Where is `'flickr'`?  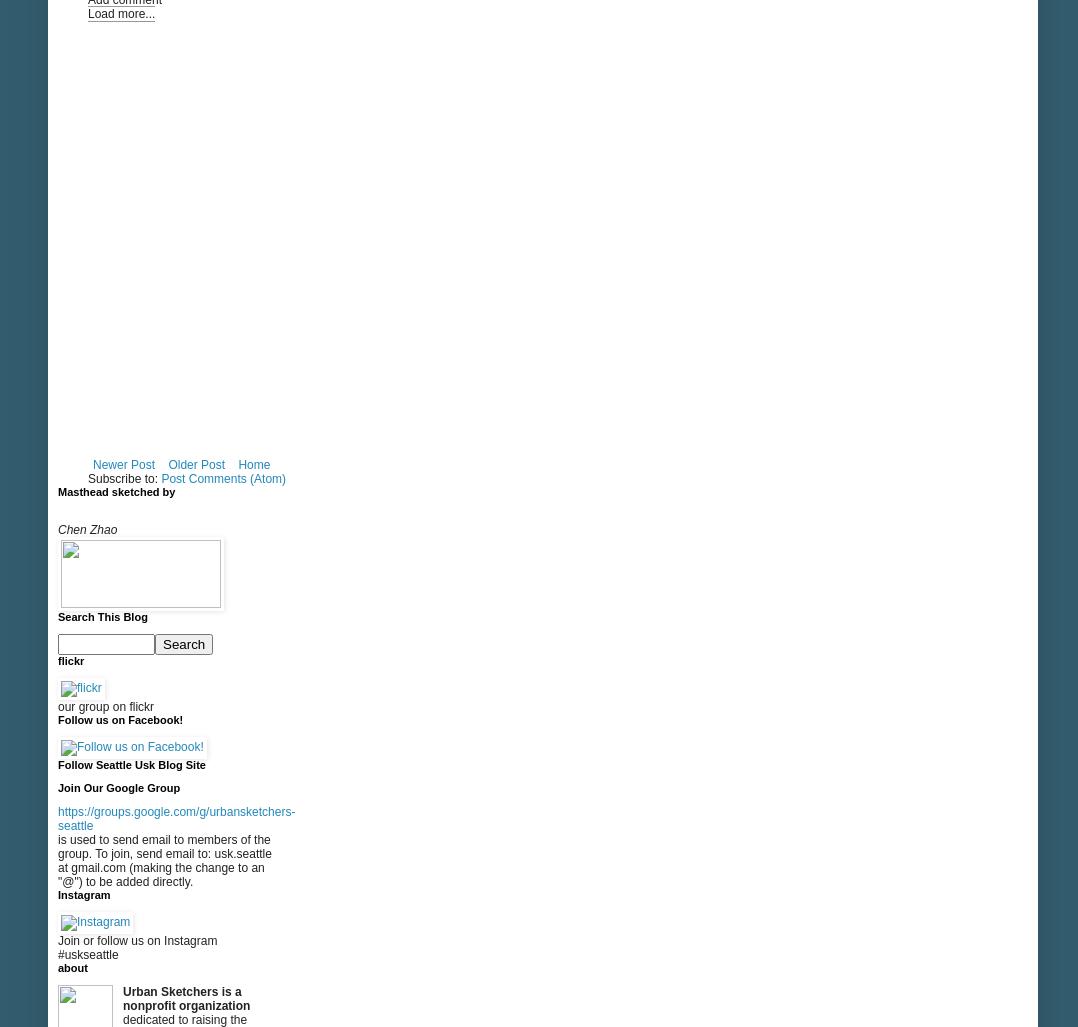
'flickr' is located at coordinates (57, 659).